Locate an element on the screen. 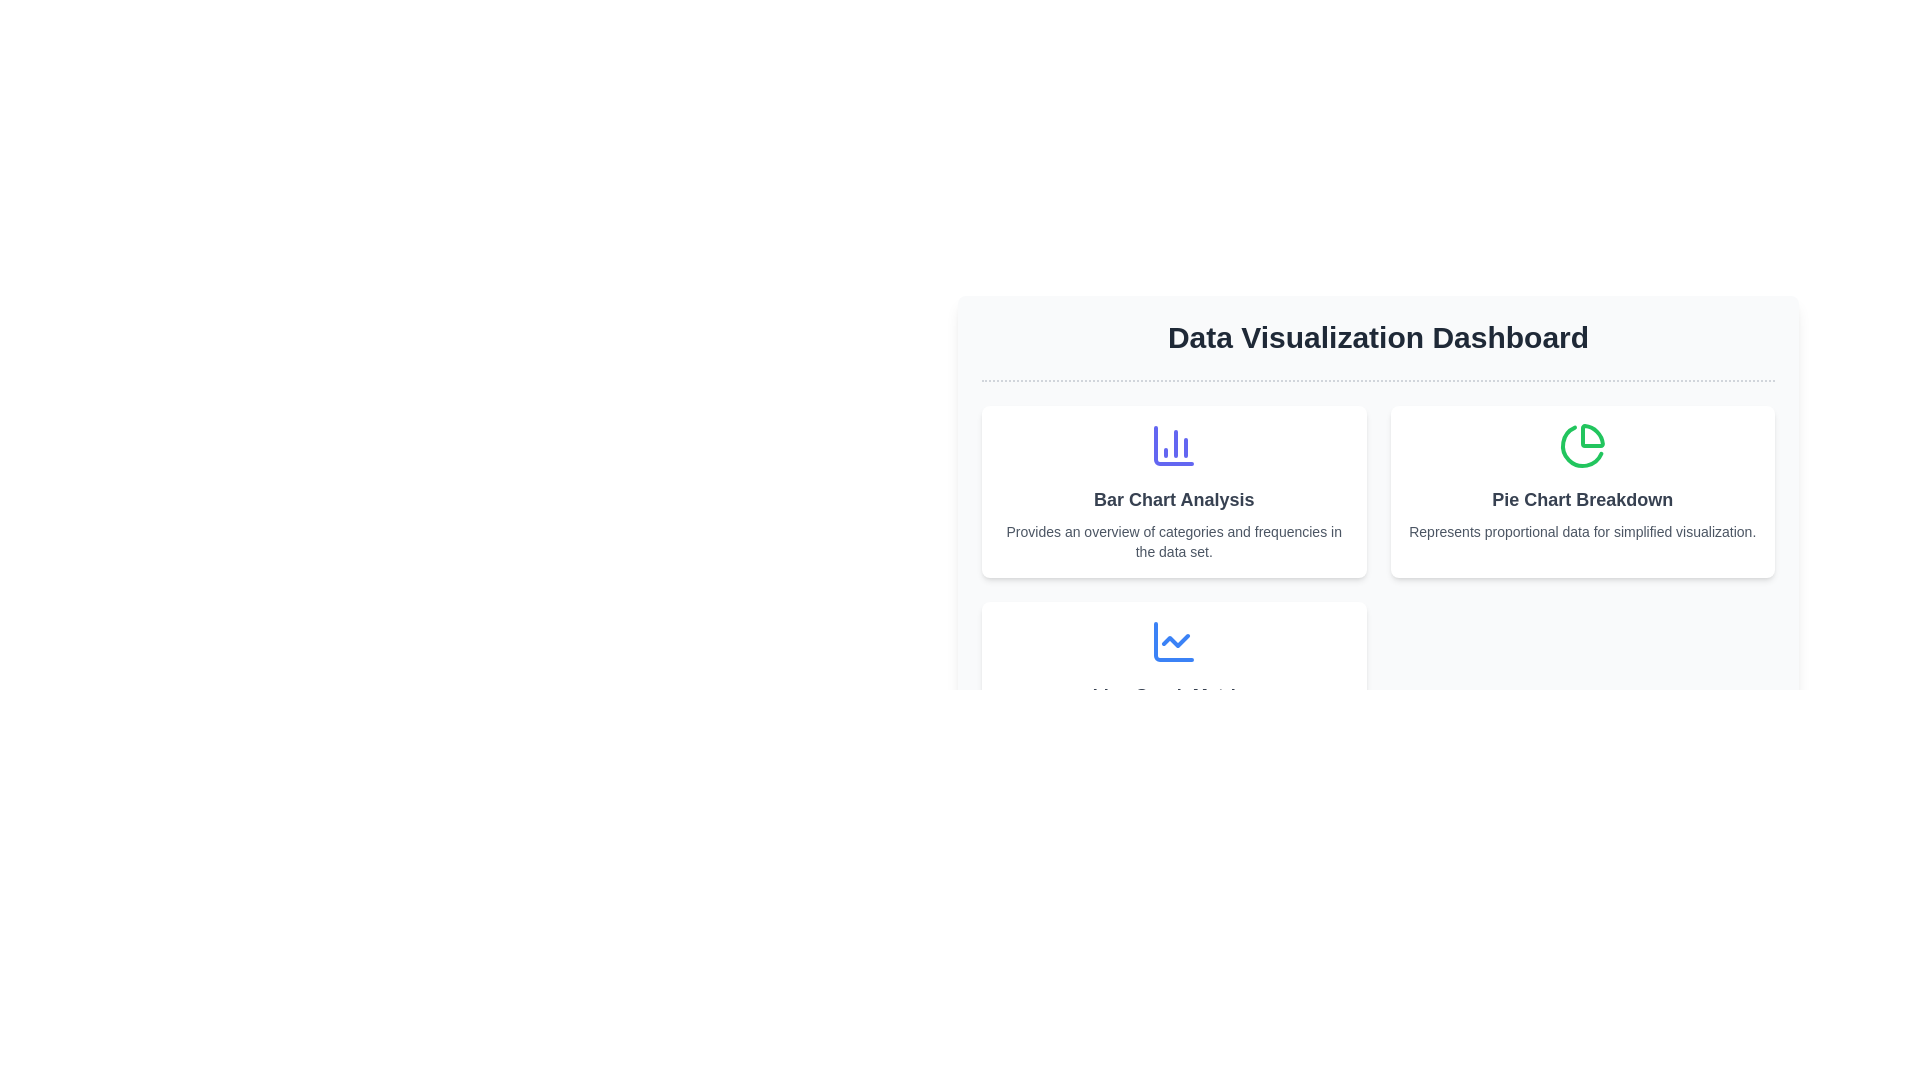  the line graph icon styled in blue, which is centered within a white card containing the title 'Line Graph Metrics' and description below it is located at coordinates (1174, 641).